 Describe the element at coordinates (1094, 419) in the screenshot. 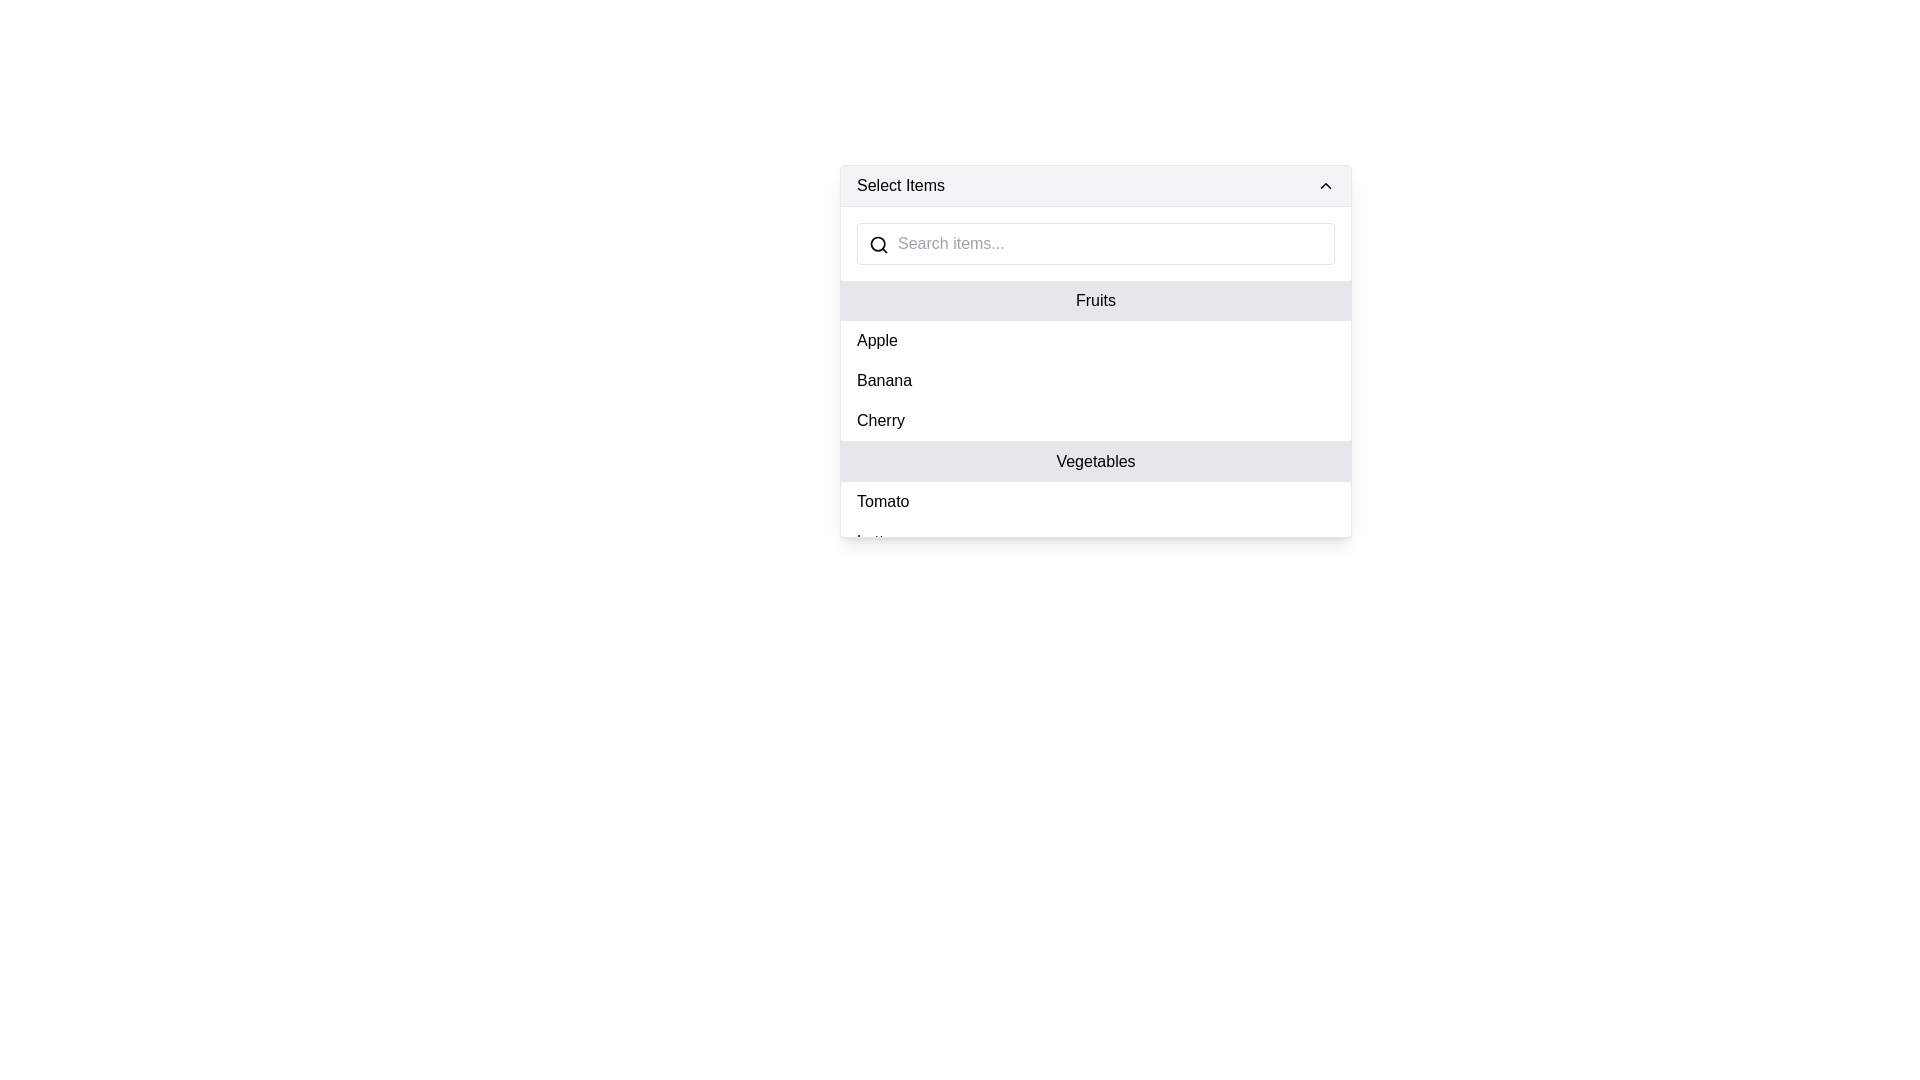

I see `the selectable list item labeled 'Cherry' in the dropdown menu for navigation` at that location.